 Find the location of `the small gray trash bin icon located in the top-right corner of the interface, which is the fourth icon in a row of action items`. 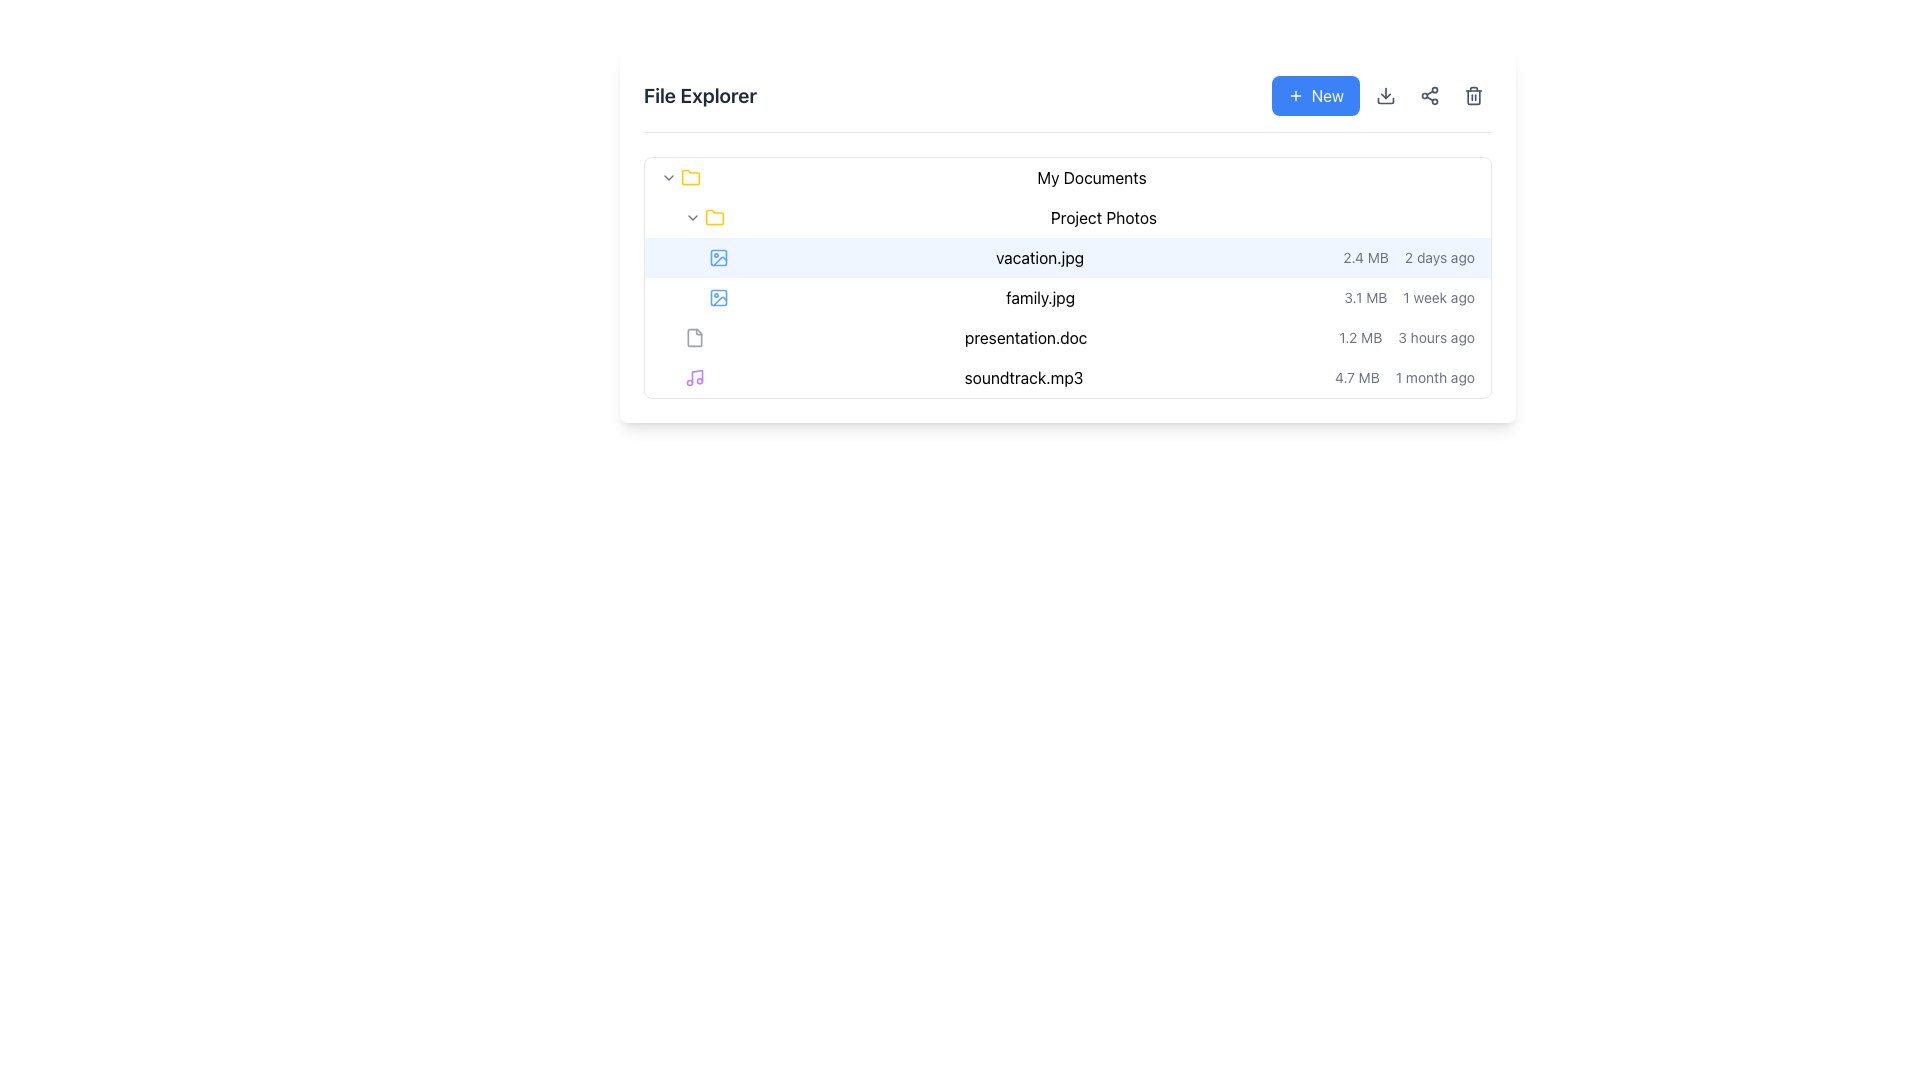

the small gray trash bin icon located in the top-right corner of the interface, which is the fourth icon in a row of action items is located at coordinates (1473, 96).